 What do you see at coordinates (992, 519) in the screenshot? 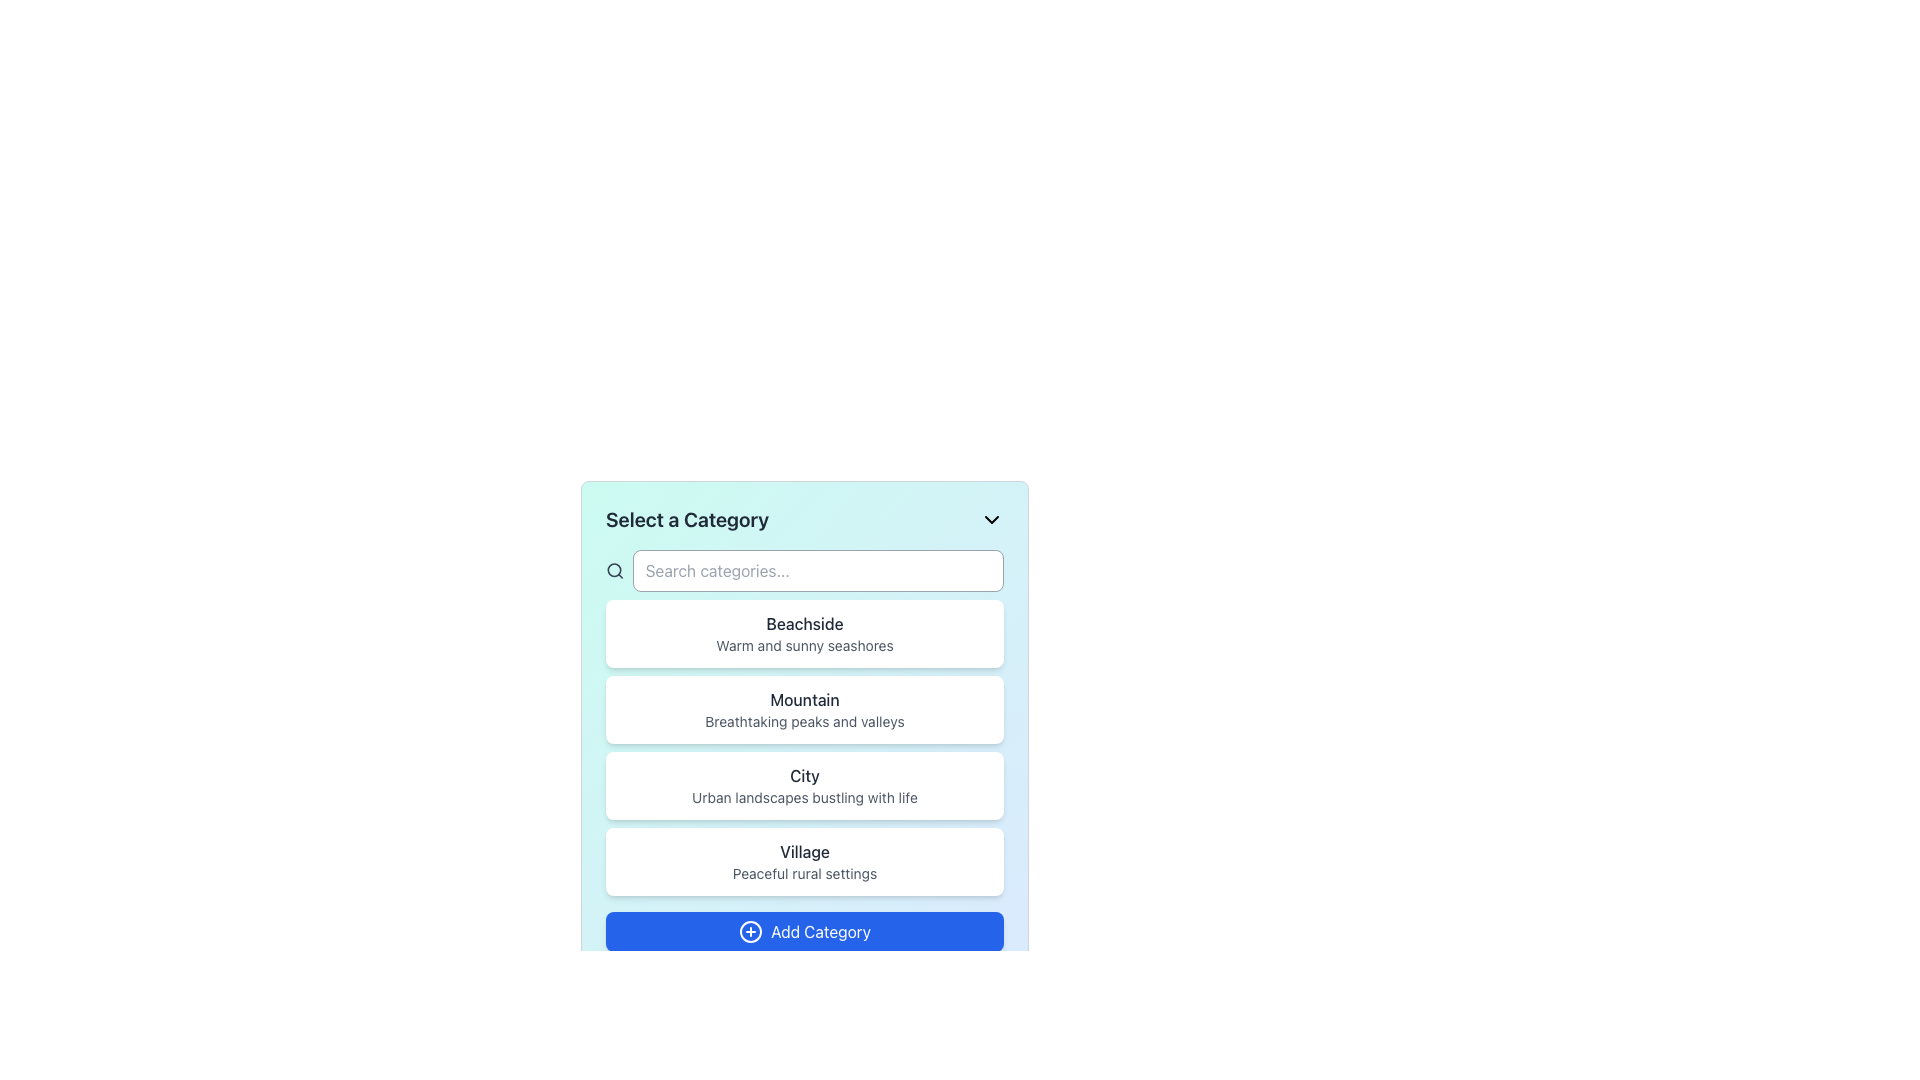
I see `the button at the upper-right corner of the 'Select a Category' section` at bounding box center [992, 519].